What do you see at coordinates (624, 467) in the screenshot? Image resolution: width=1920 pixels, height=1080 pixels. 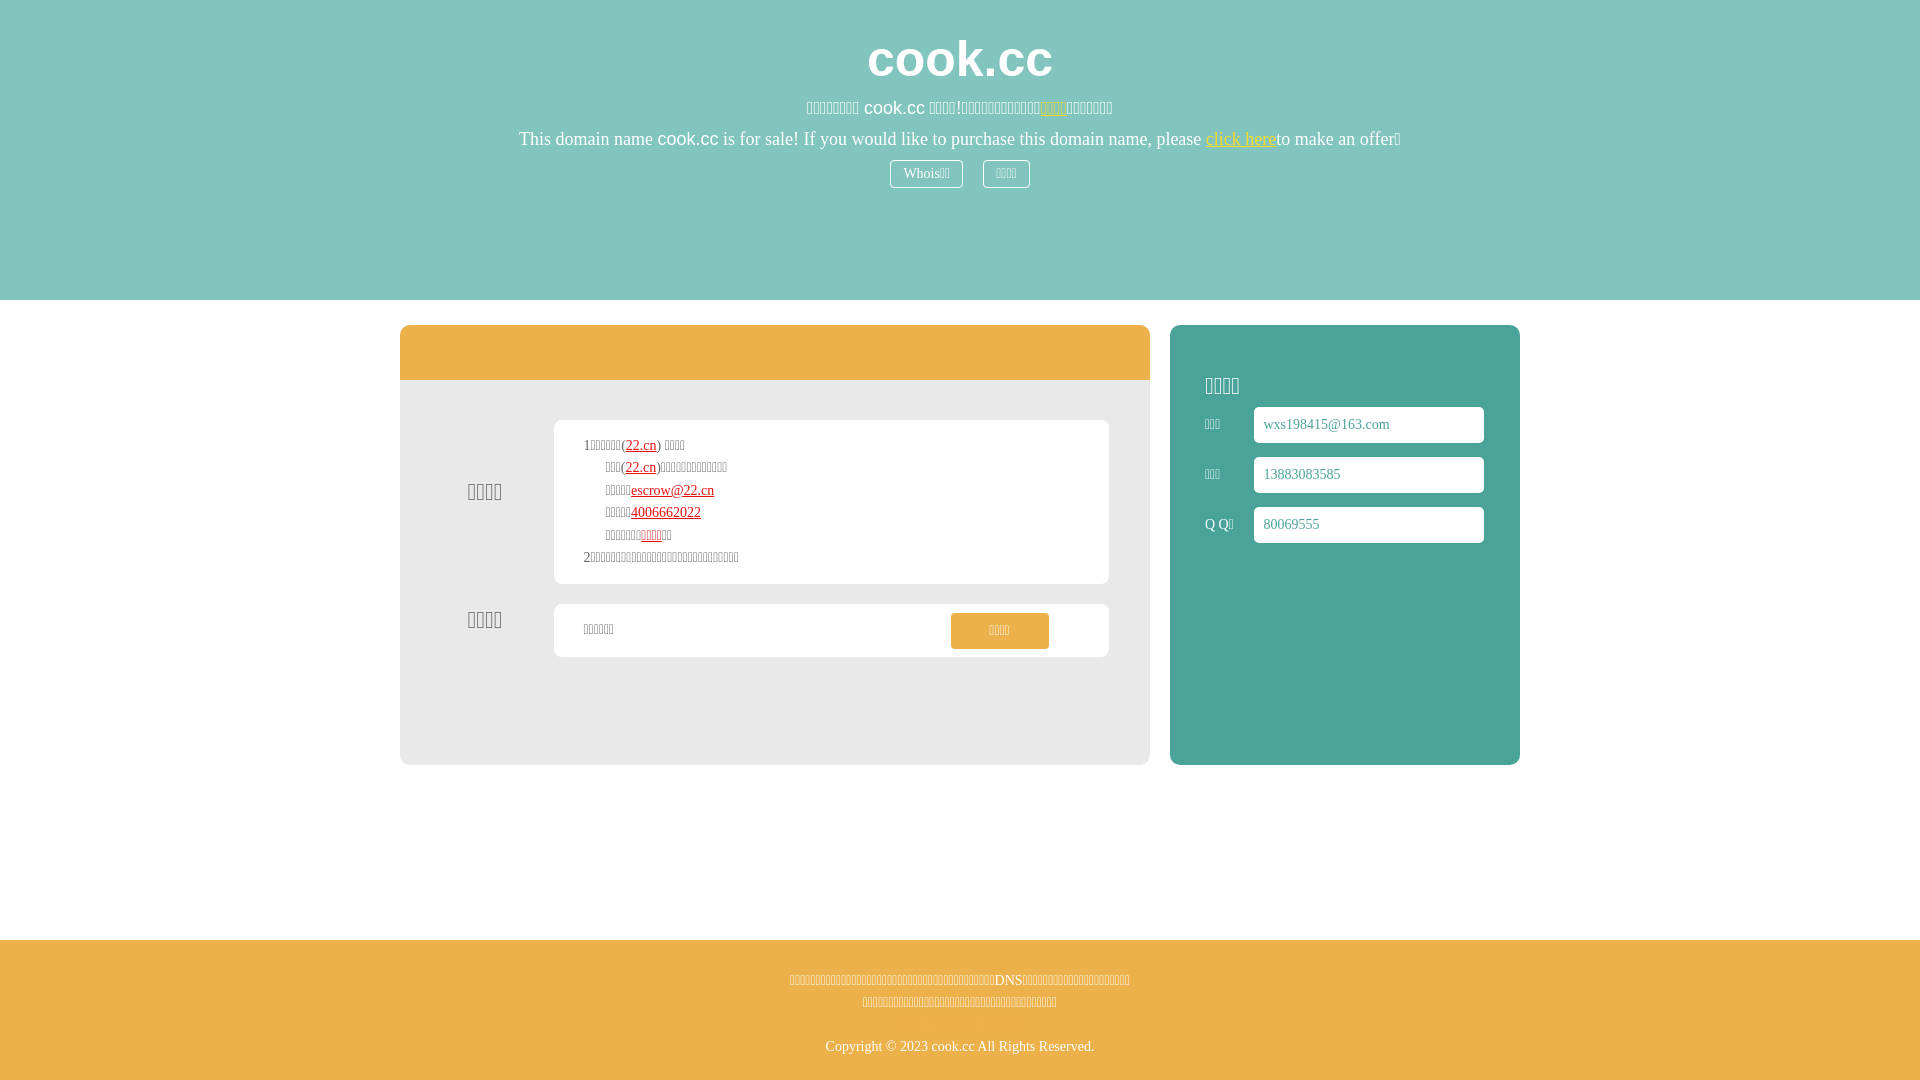 I see `'22.cn'` at bounding box center [624, 467].